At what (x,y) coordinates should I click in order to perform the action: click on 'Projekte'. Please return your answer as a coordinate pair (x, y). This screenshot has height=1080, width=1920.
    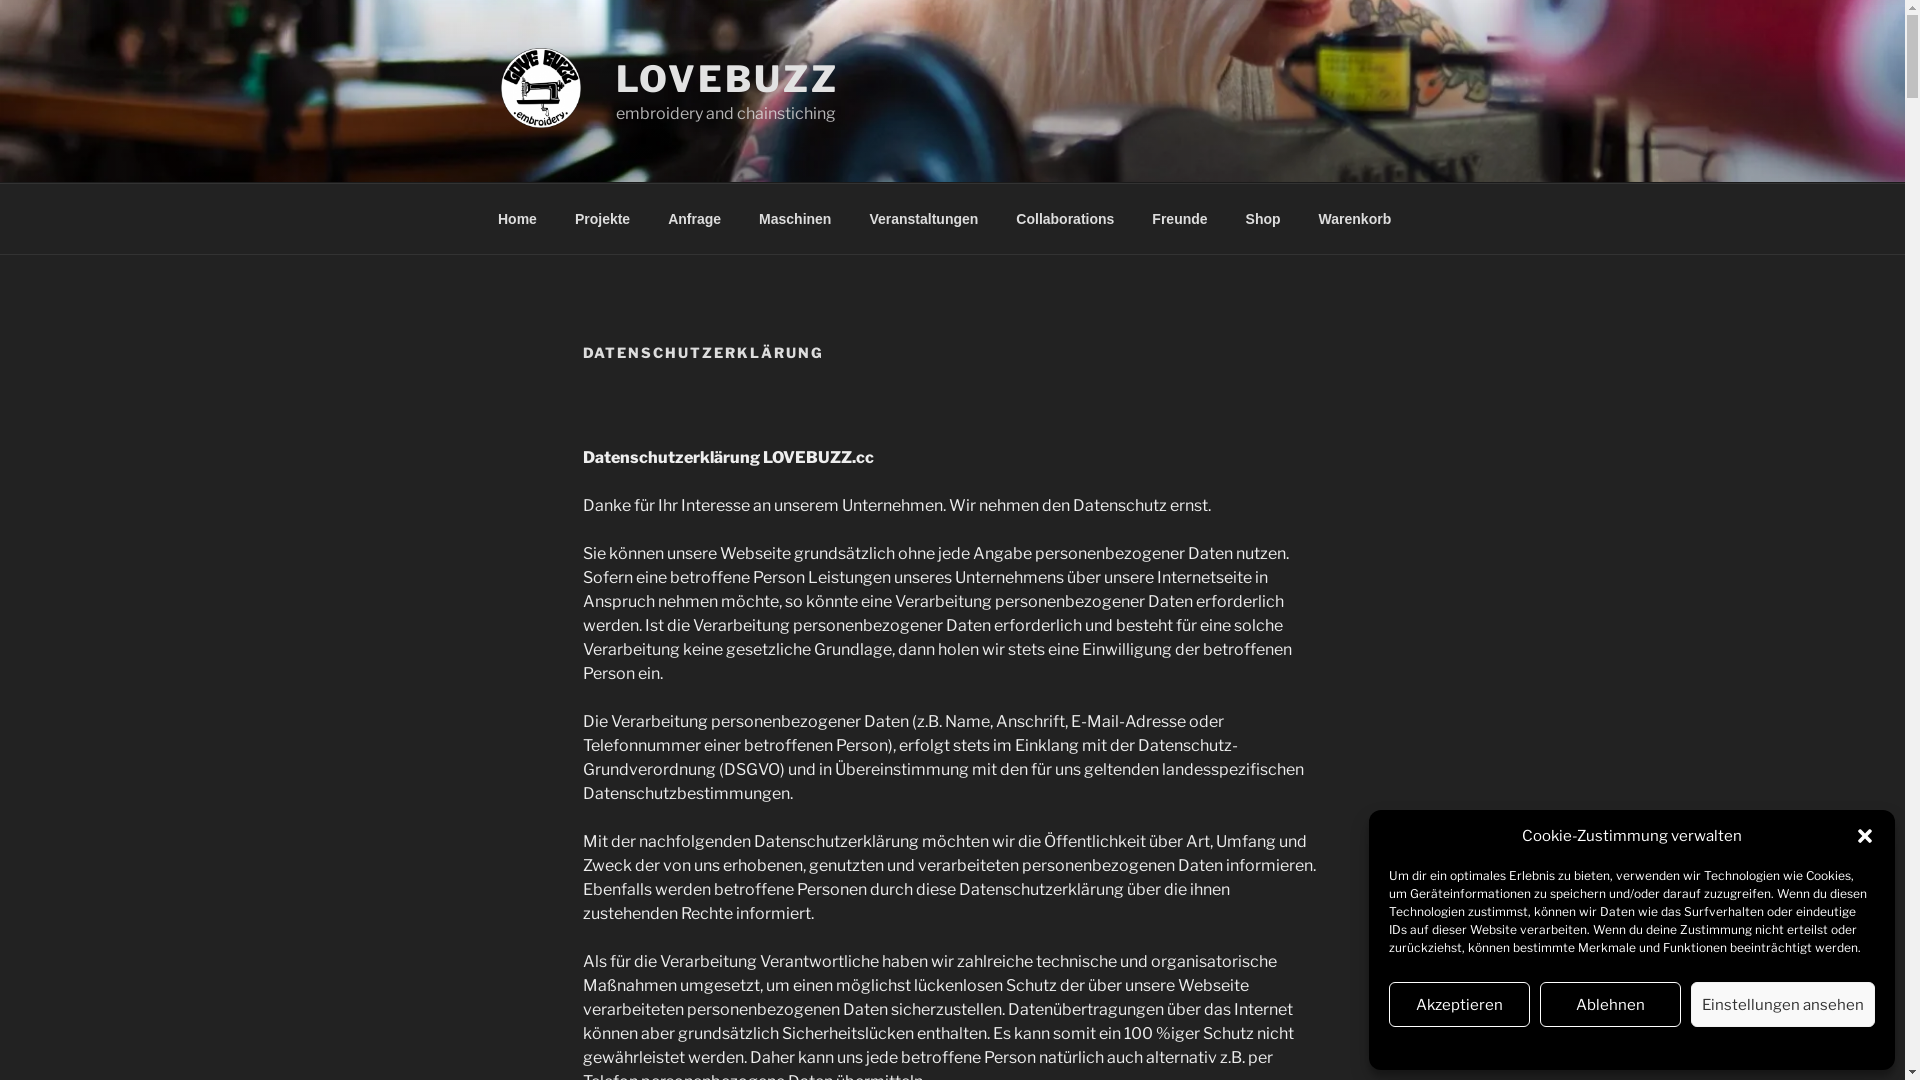
    Looking at the image, I should click on (600, 218).